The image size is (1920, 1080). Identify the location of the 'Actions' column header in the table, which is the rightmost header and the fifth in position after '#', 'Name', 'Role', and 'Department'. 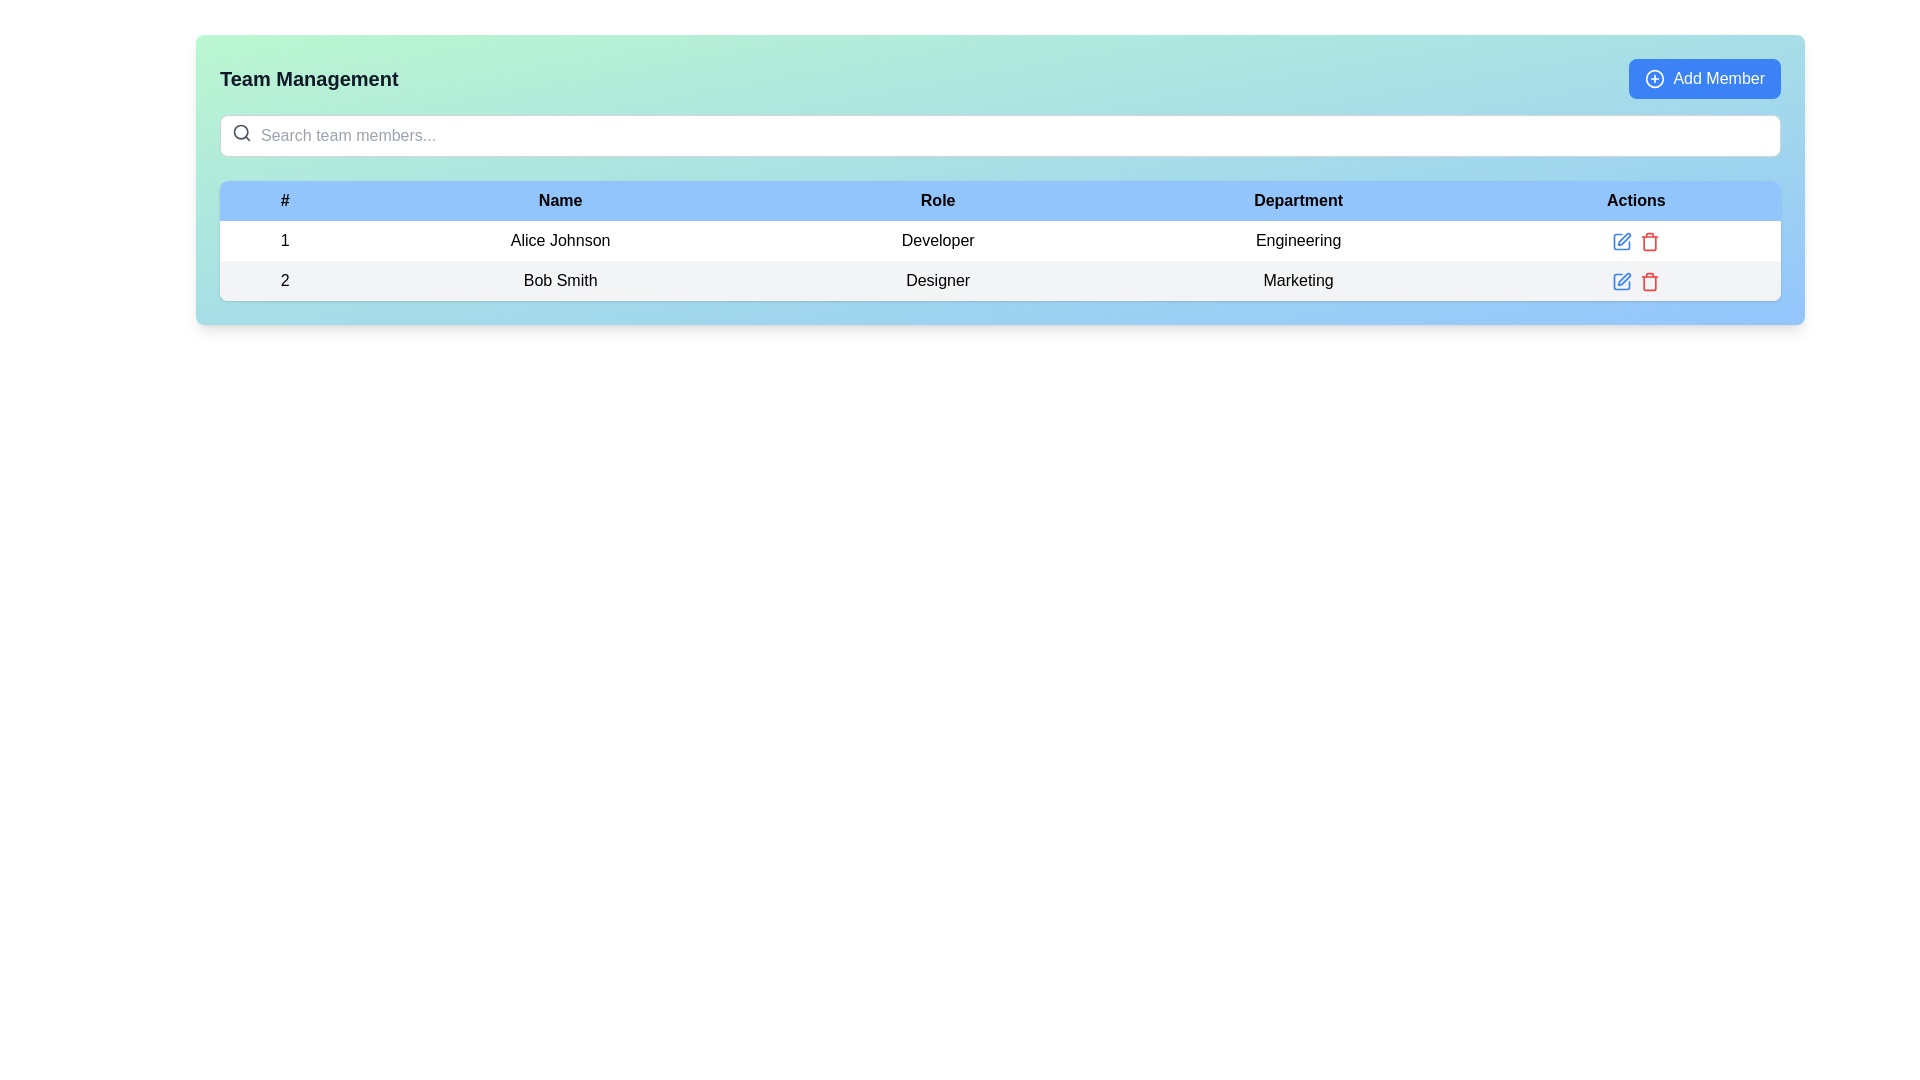
(1636, 200).